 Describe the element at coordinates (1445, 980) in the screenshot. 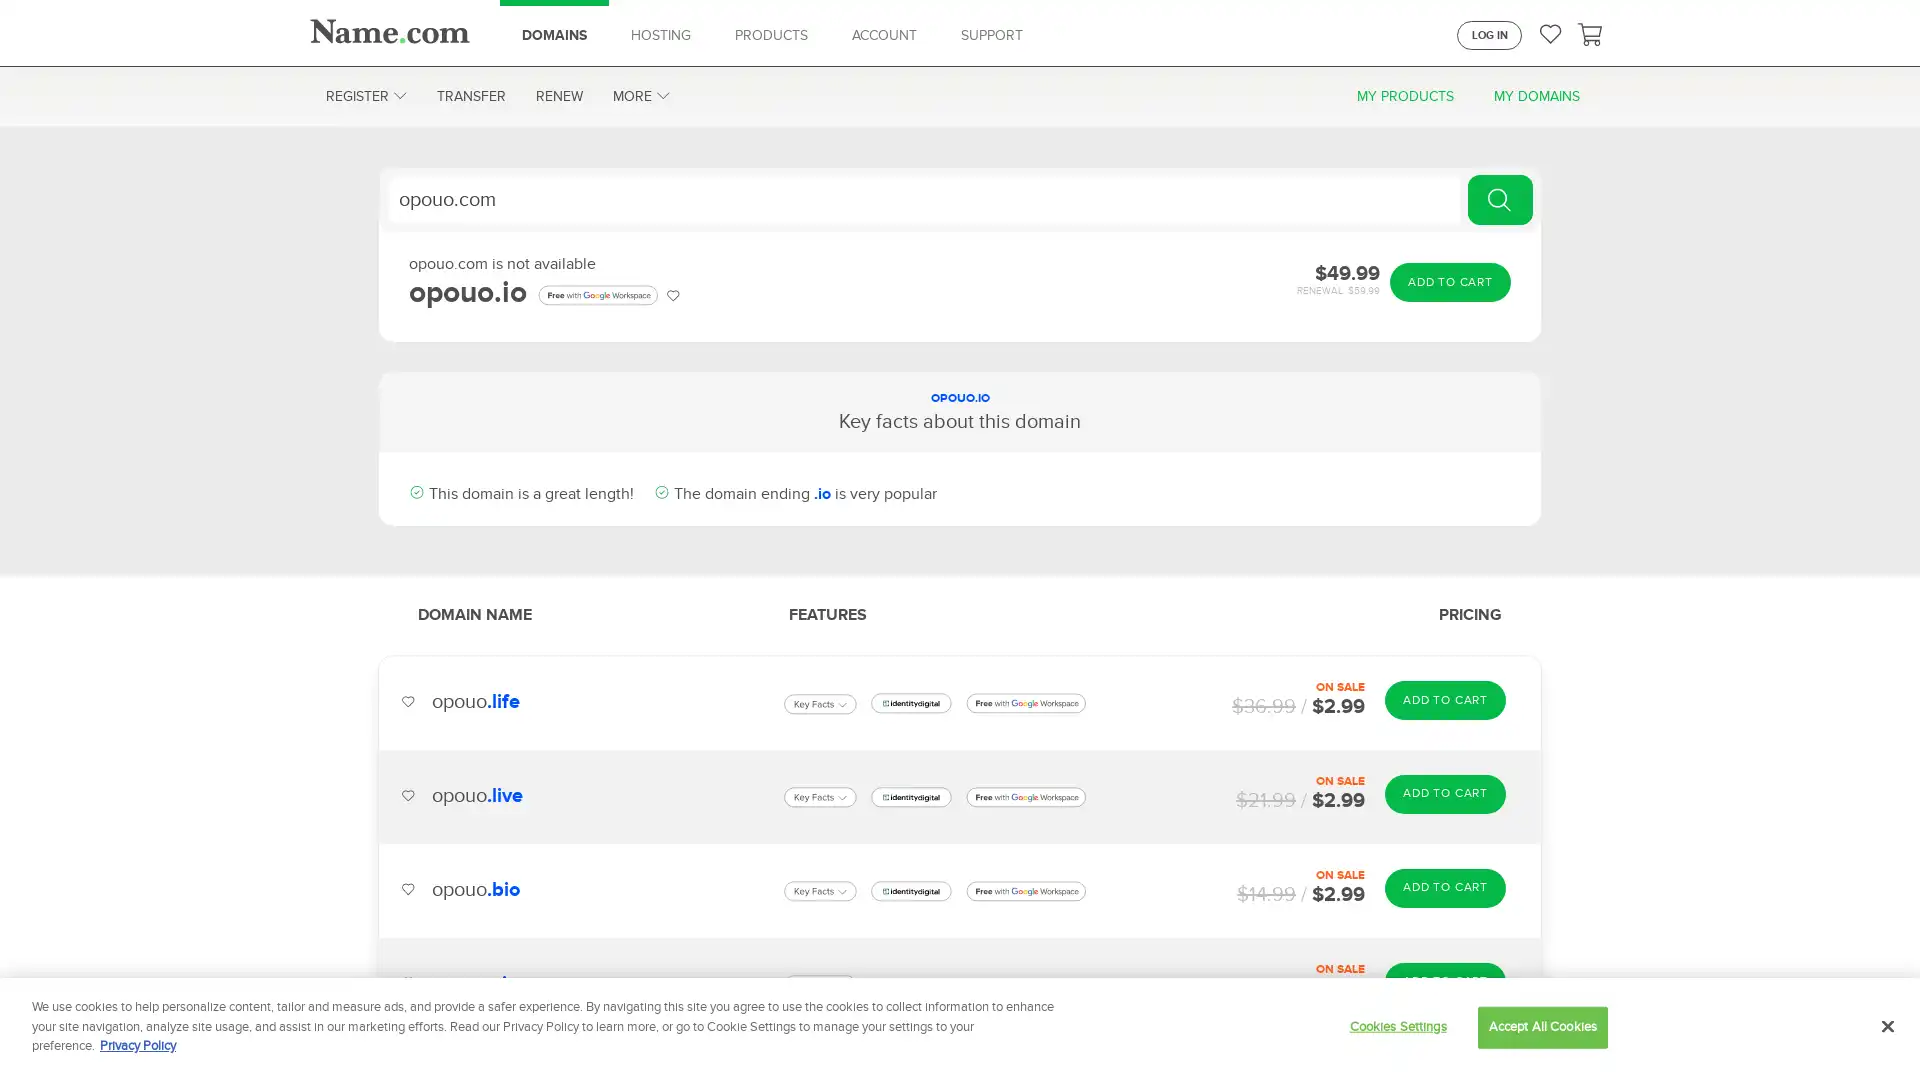

I see `ADD TO CART` at that location.